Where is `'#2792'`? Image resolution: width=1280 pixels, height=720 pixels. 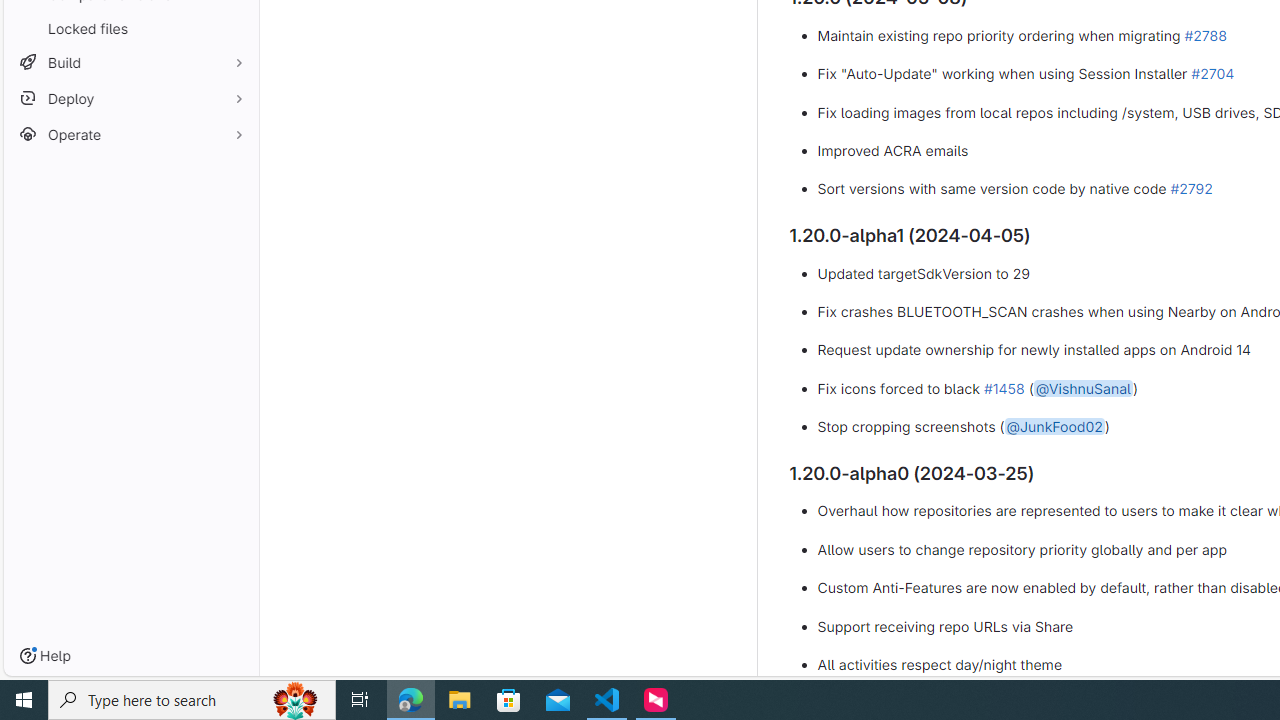
'#2792' is located at coordinates (1191, 189).